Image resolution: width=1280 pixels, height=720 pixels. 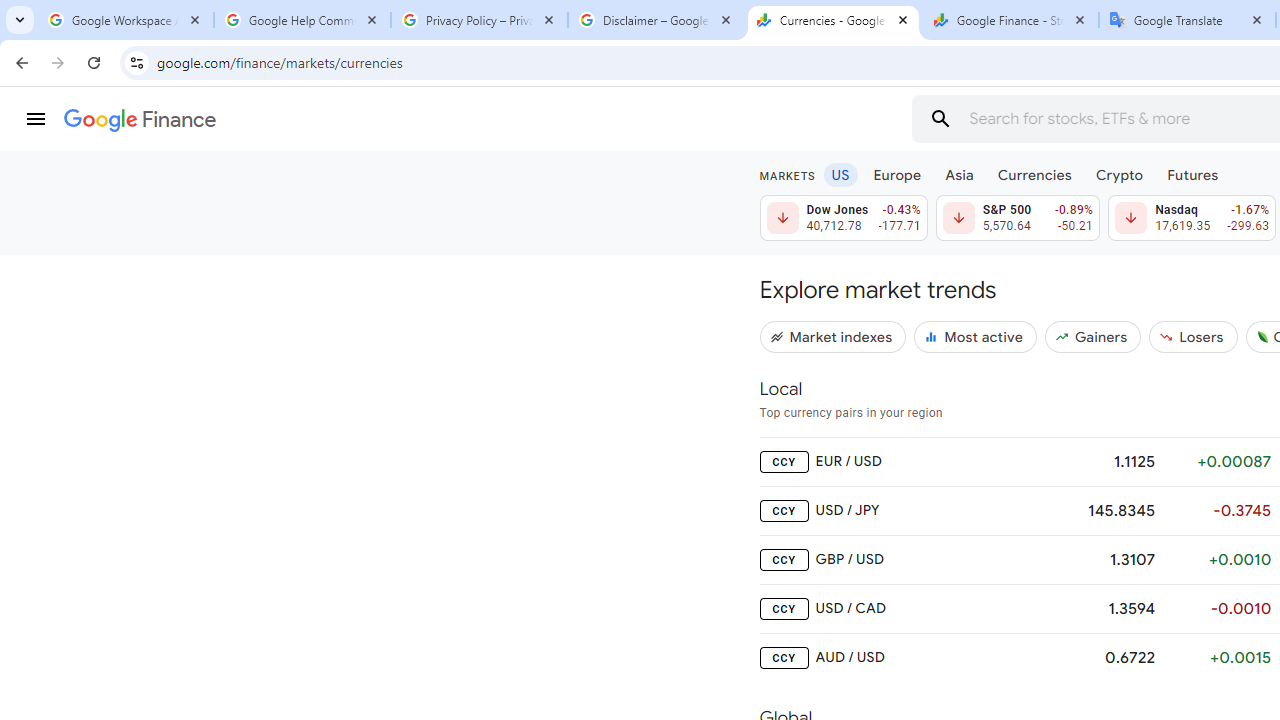 What do you see at coordinates (958, 173) in the screenshot?
I see `'Asia'` at bounding box center [958, 173].